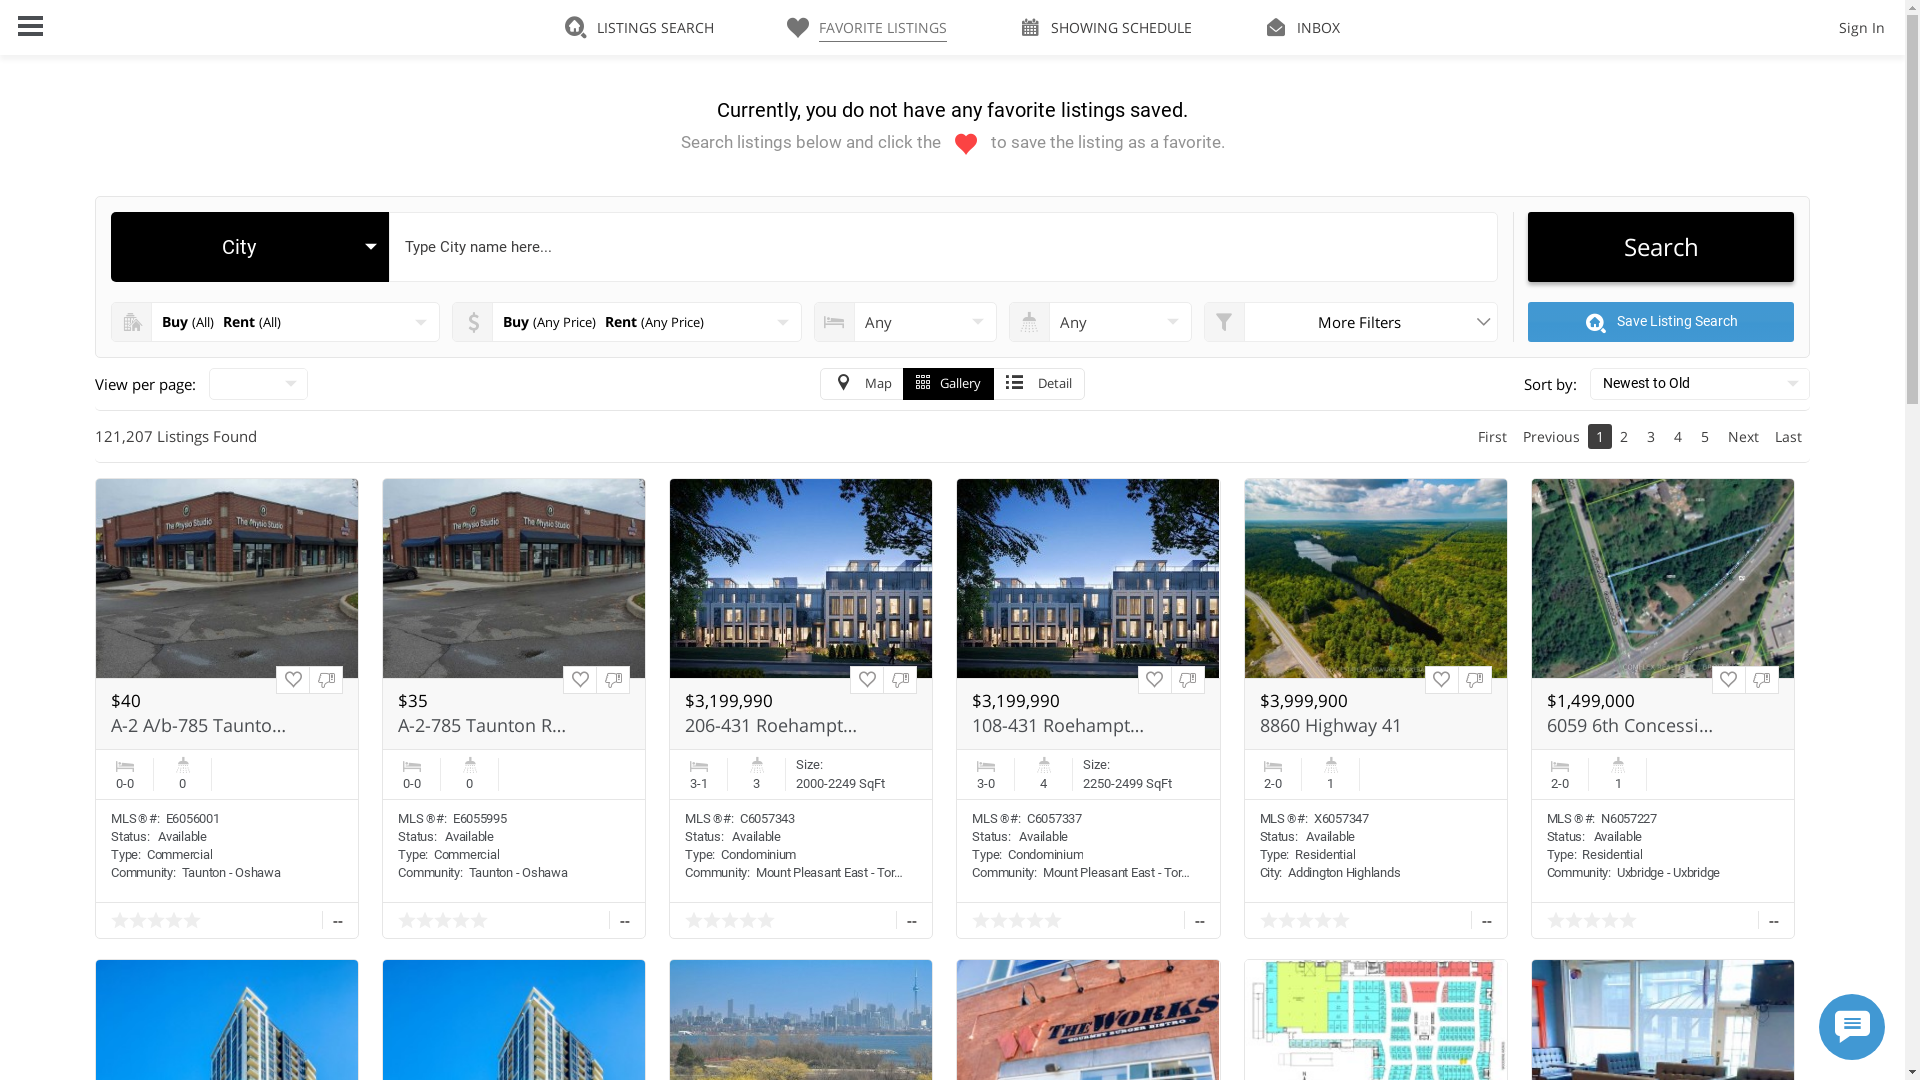 The height and width of the screenshot is (1080, 1920). I want to click on 'Dislike', so click(1744, 678).